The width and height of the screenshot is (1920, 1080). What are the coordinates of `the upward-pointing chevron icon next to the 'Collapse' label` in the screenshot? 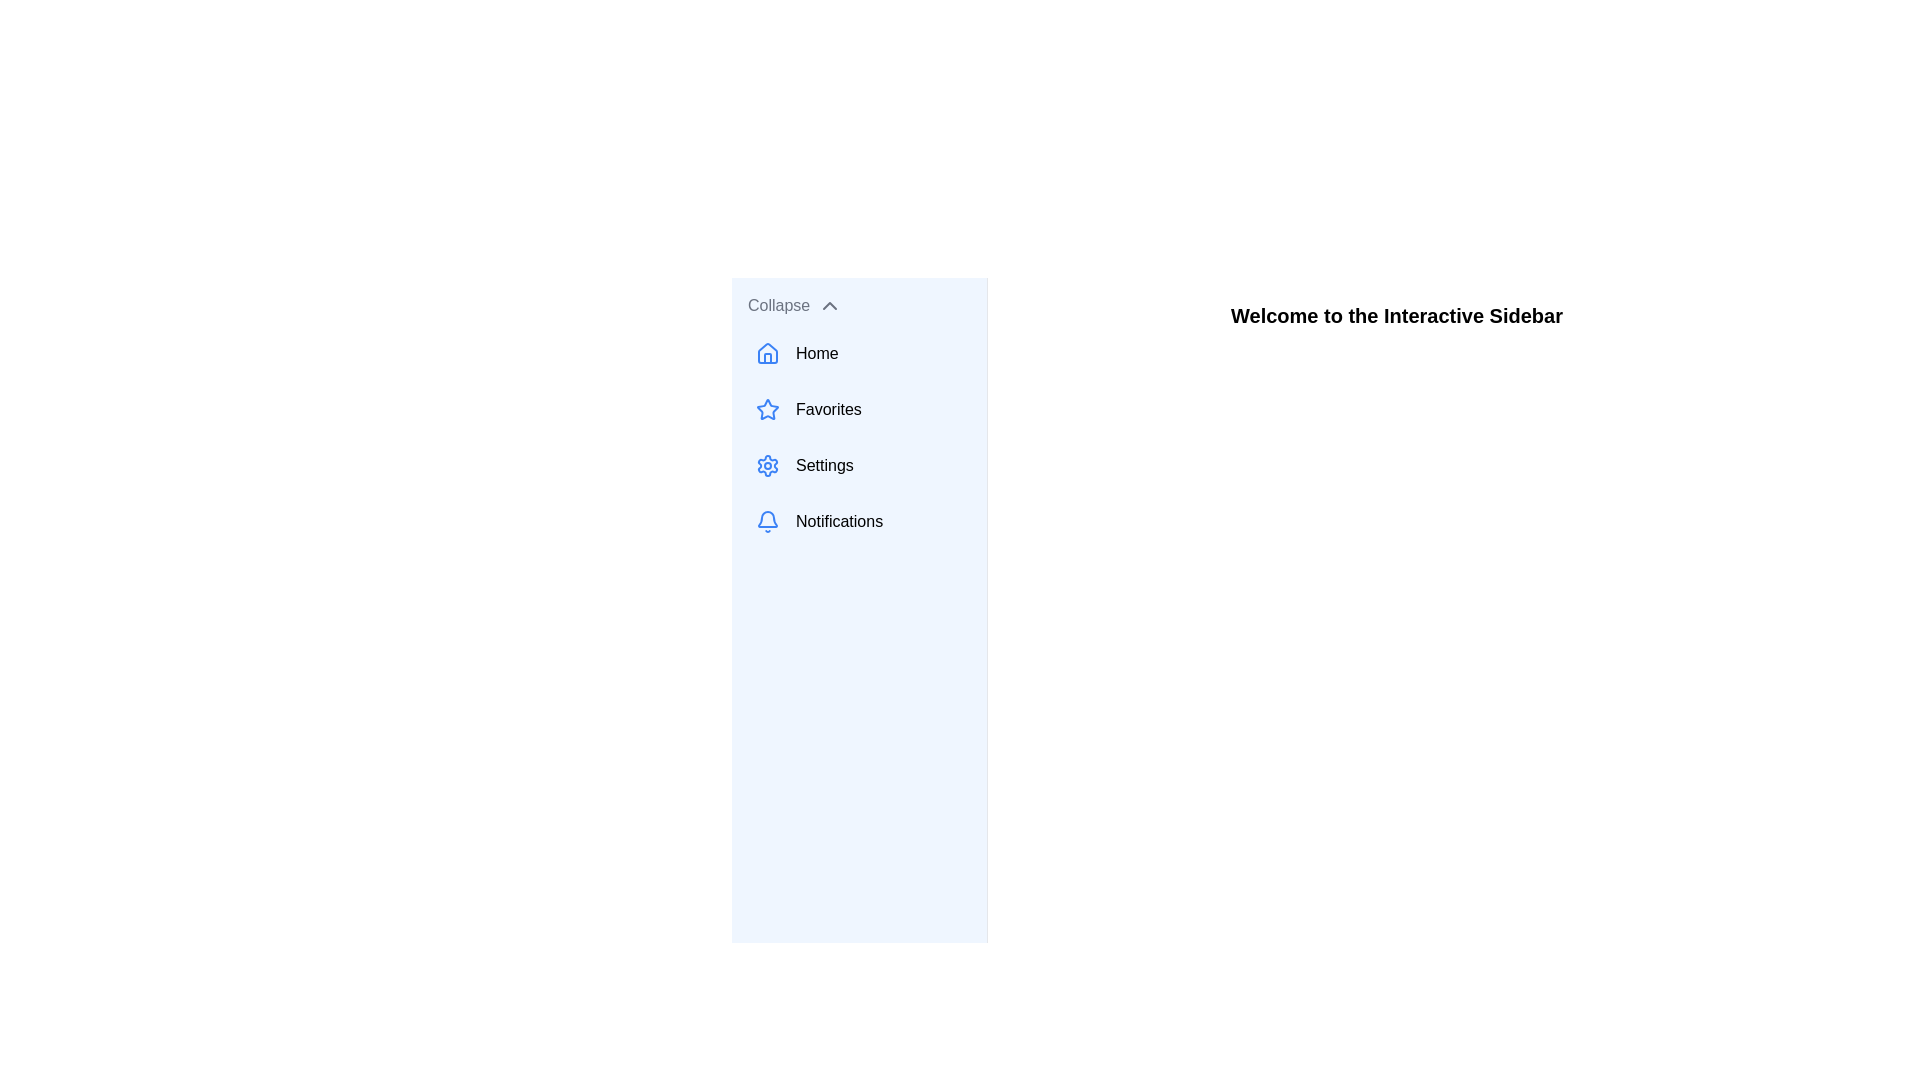 It's located at (830, 305).